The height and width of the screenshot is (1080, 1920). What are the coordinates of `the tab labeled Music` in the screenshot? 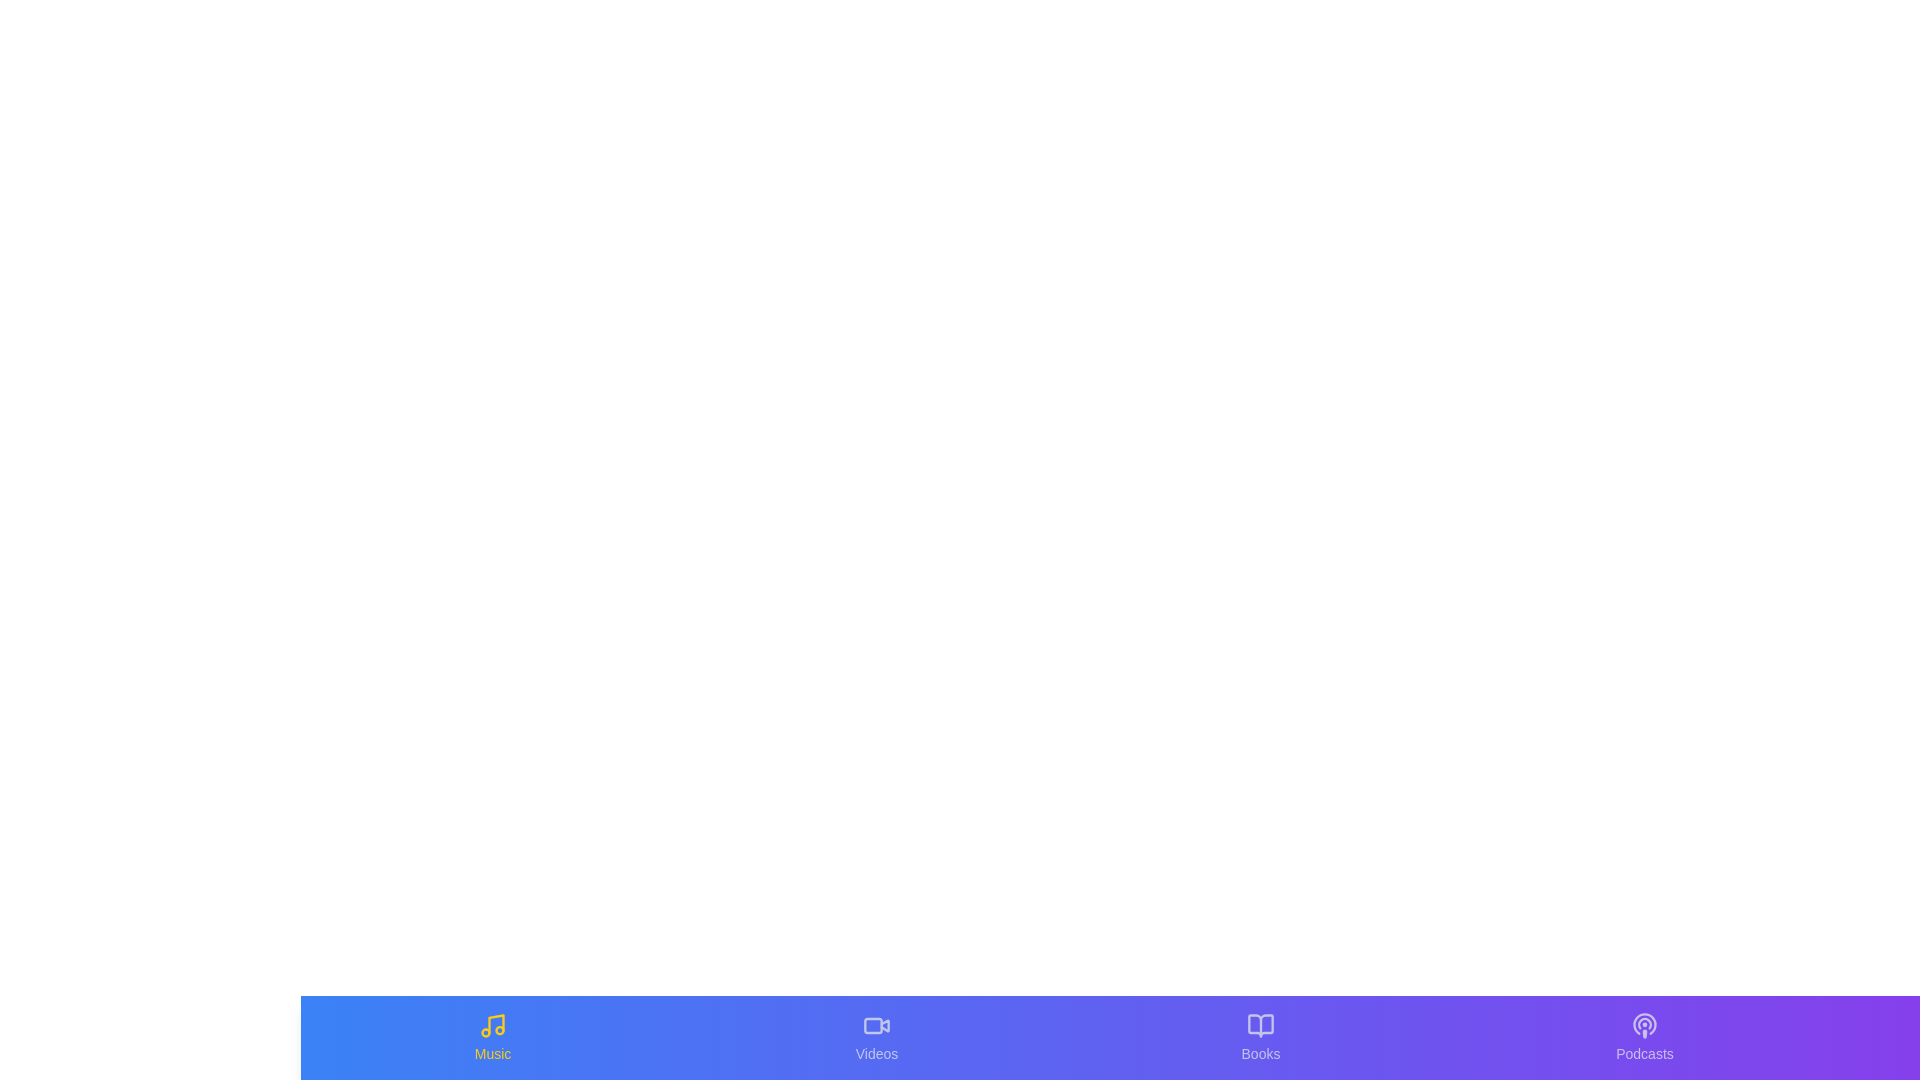 It's located at (493, 1036).